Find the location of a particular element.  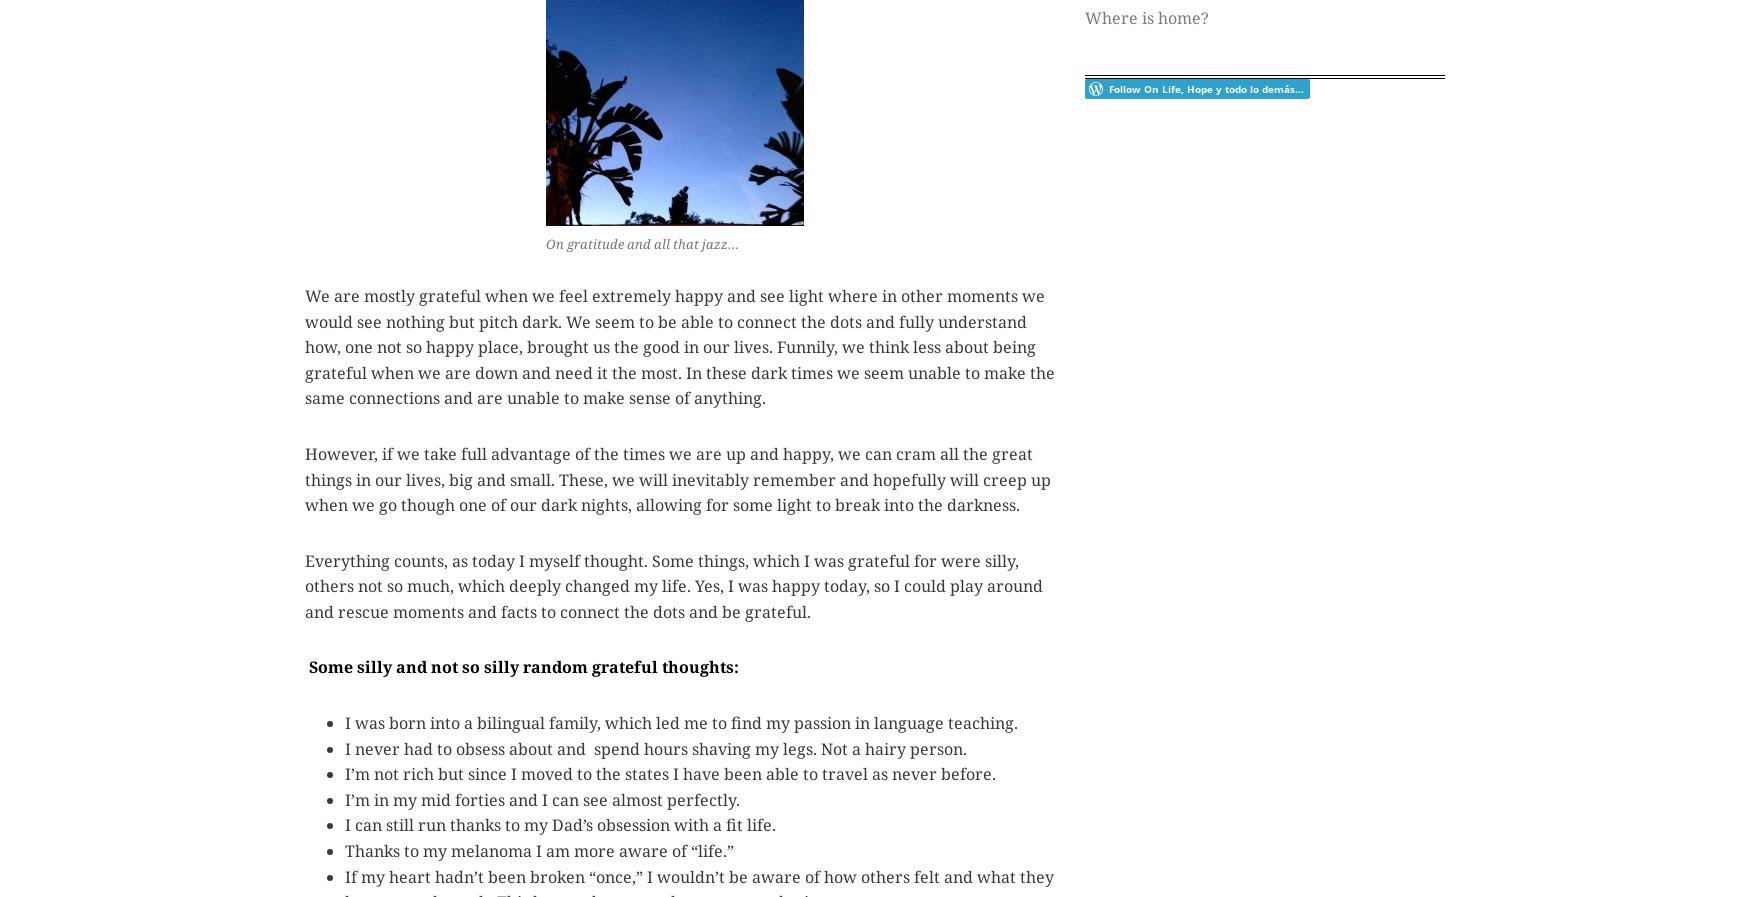

'Everything counts, as today I myself thought. Some things, which I was grateful for were silly, others not so much, which deeply changed my life. Yes, I was happy today, so I could play around and rescue moments and facts to connect the dots and be grateful.' is located at coordinates (304, 585).